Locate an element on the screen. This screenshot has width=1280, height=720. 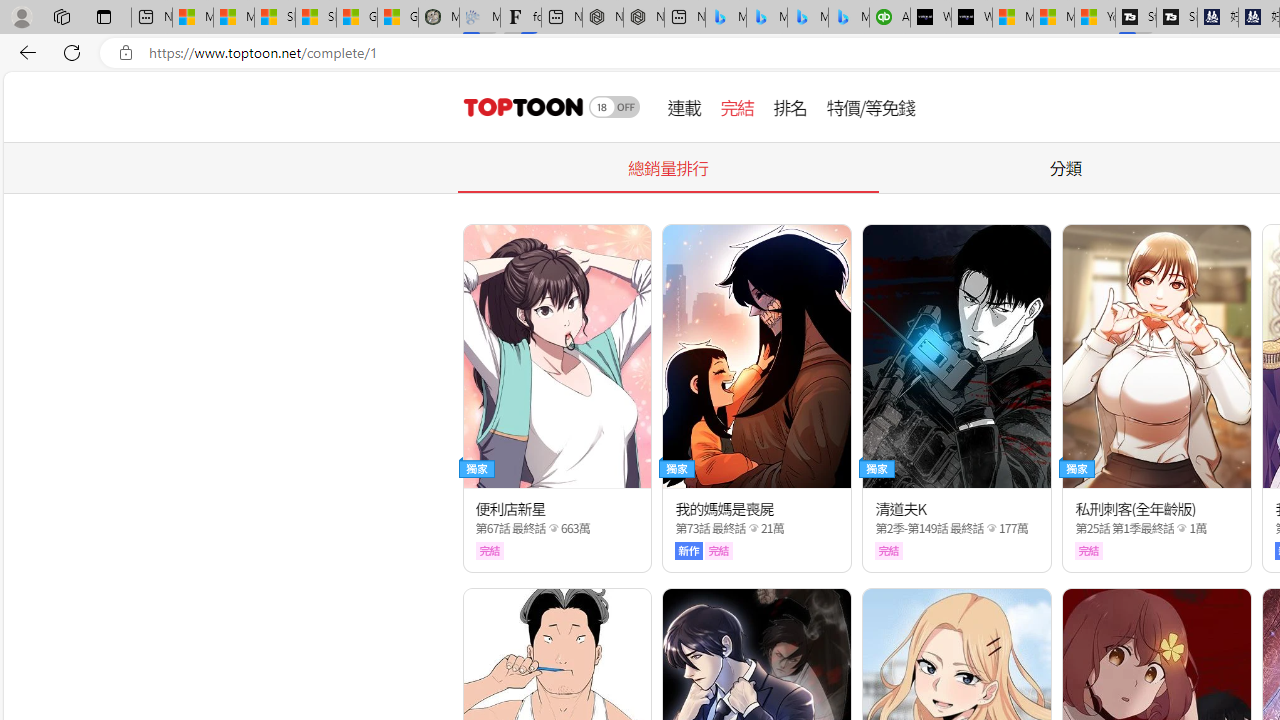
'Class:  switch_18mode actionAdultBtn' is located at coordinates (614, 106).